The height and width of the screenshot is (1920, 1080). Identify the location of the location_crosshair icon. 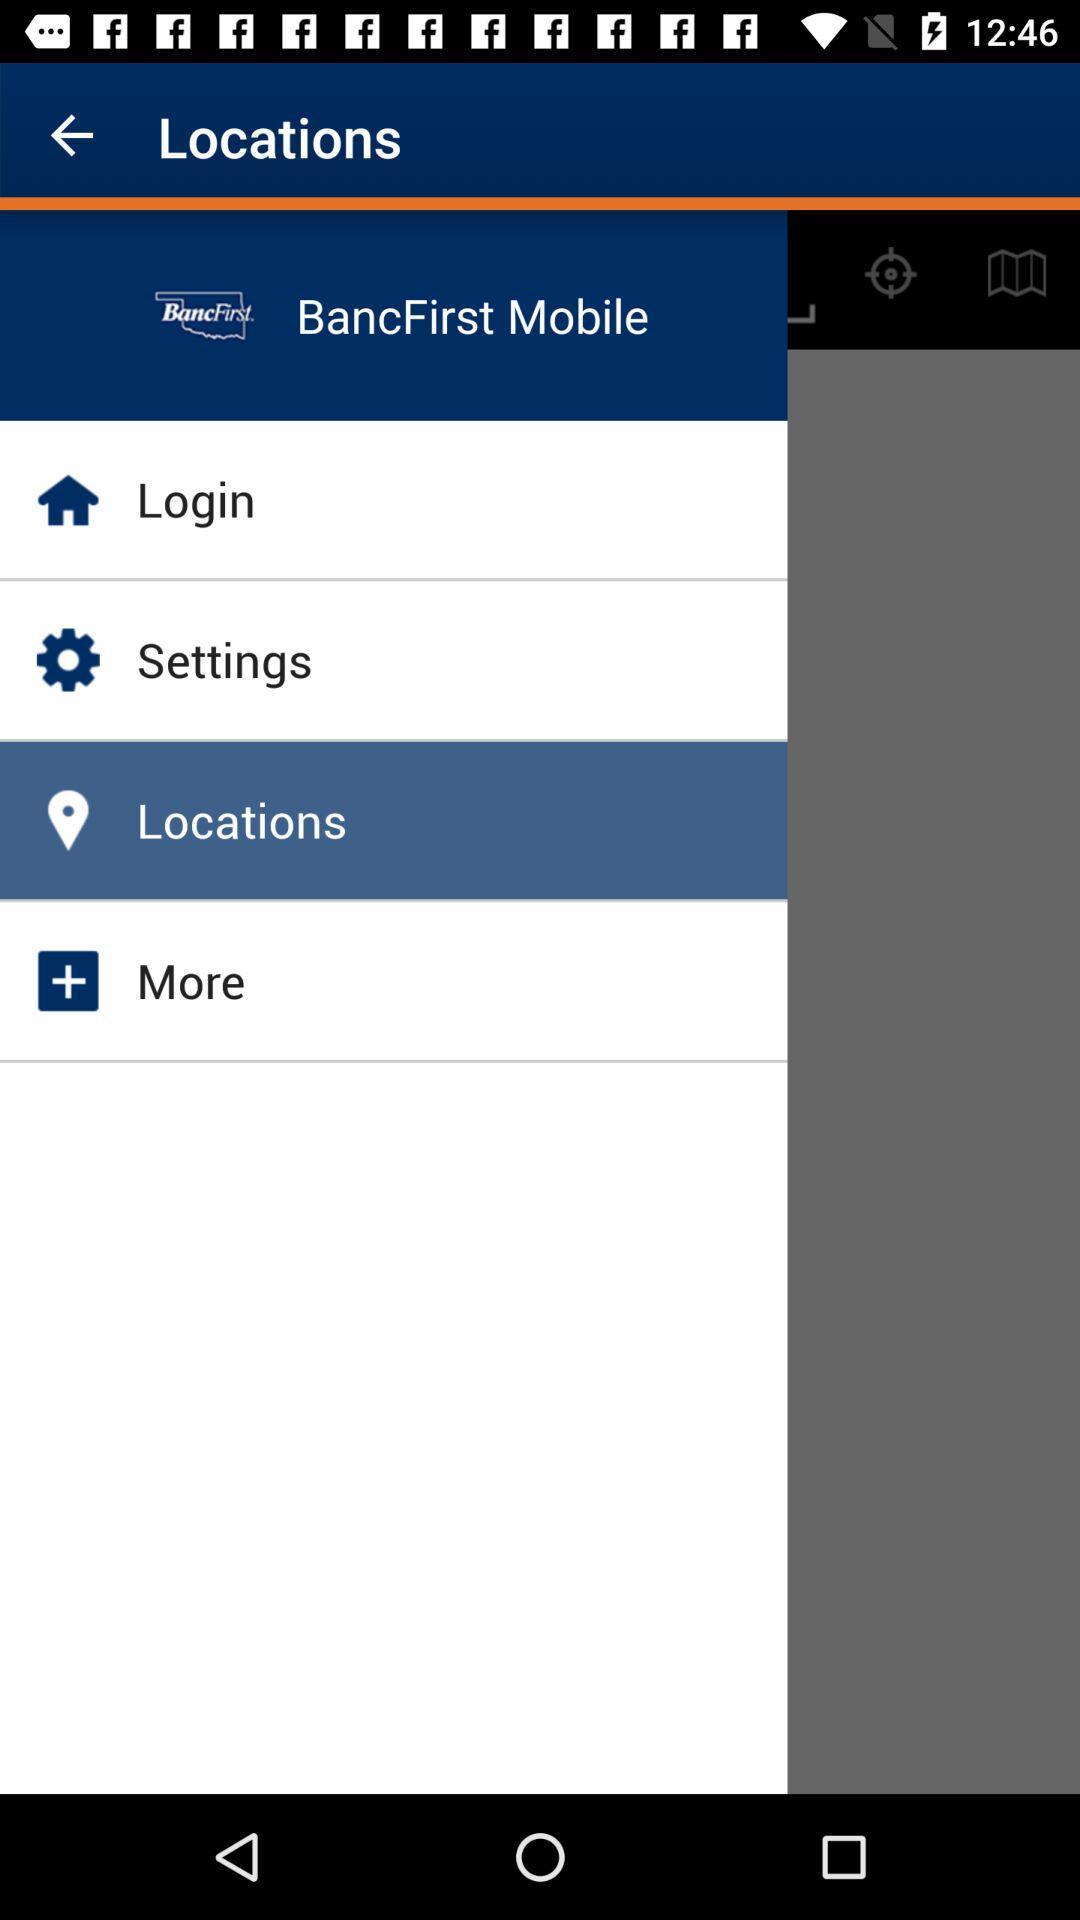
(890, 272).